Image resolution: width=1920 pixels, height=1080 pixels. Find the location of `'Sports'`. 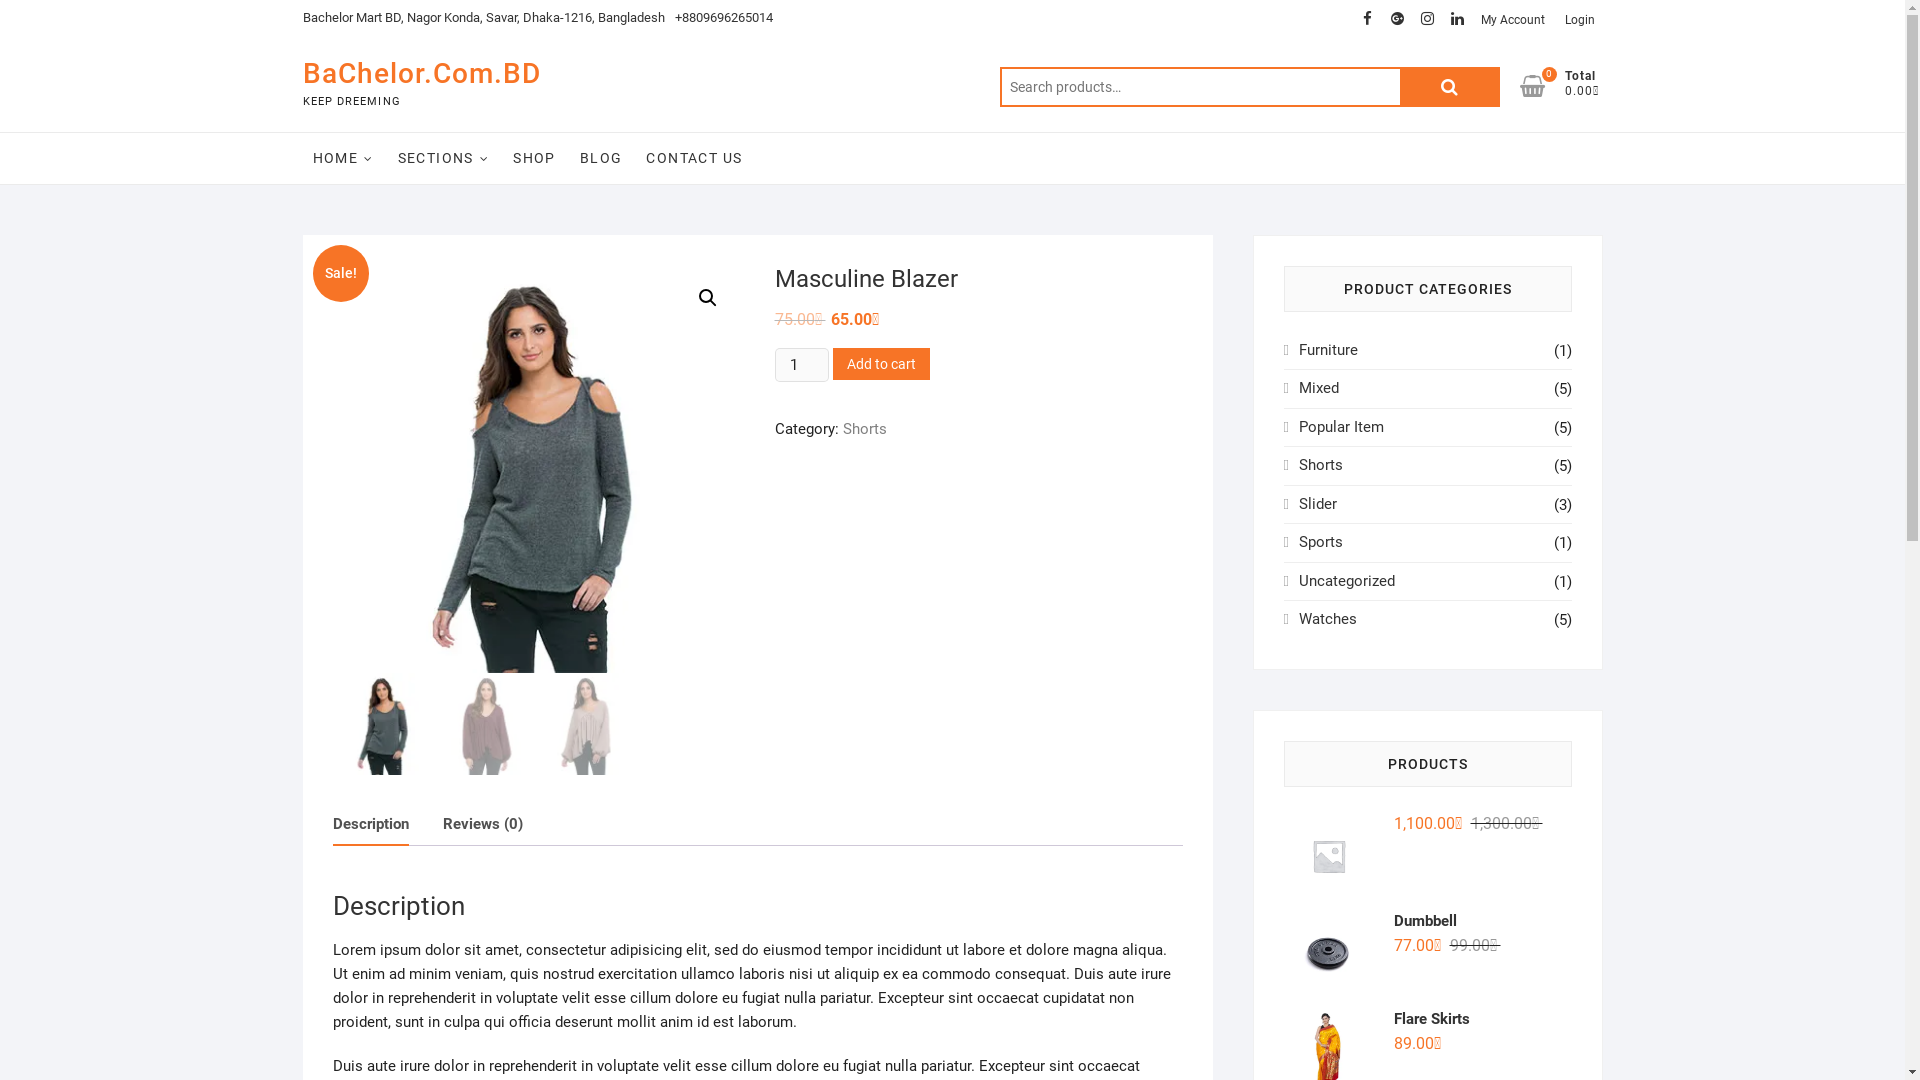

'Sports' is located at coordinates (1320, 542).